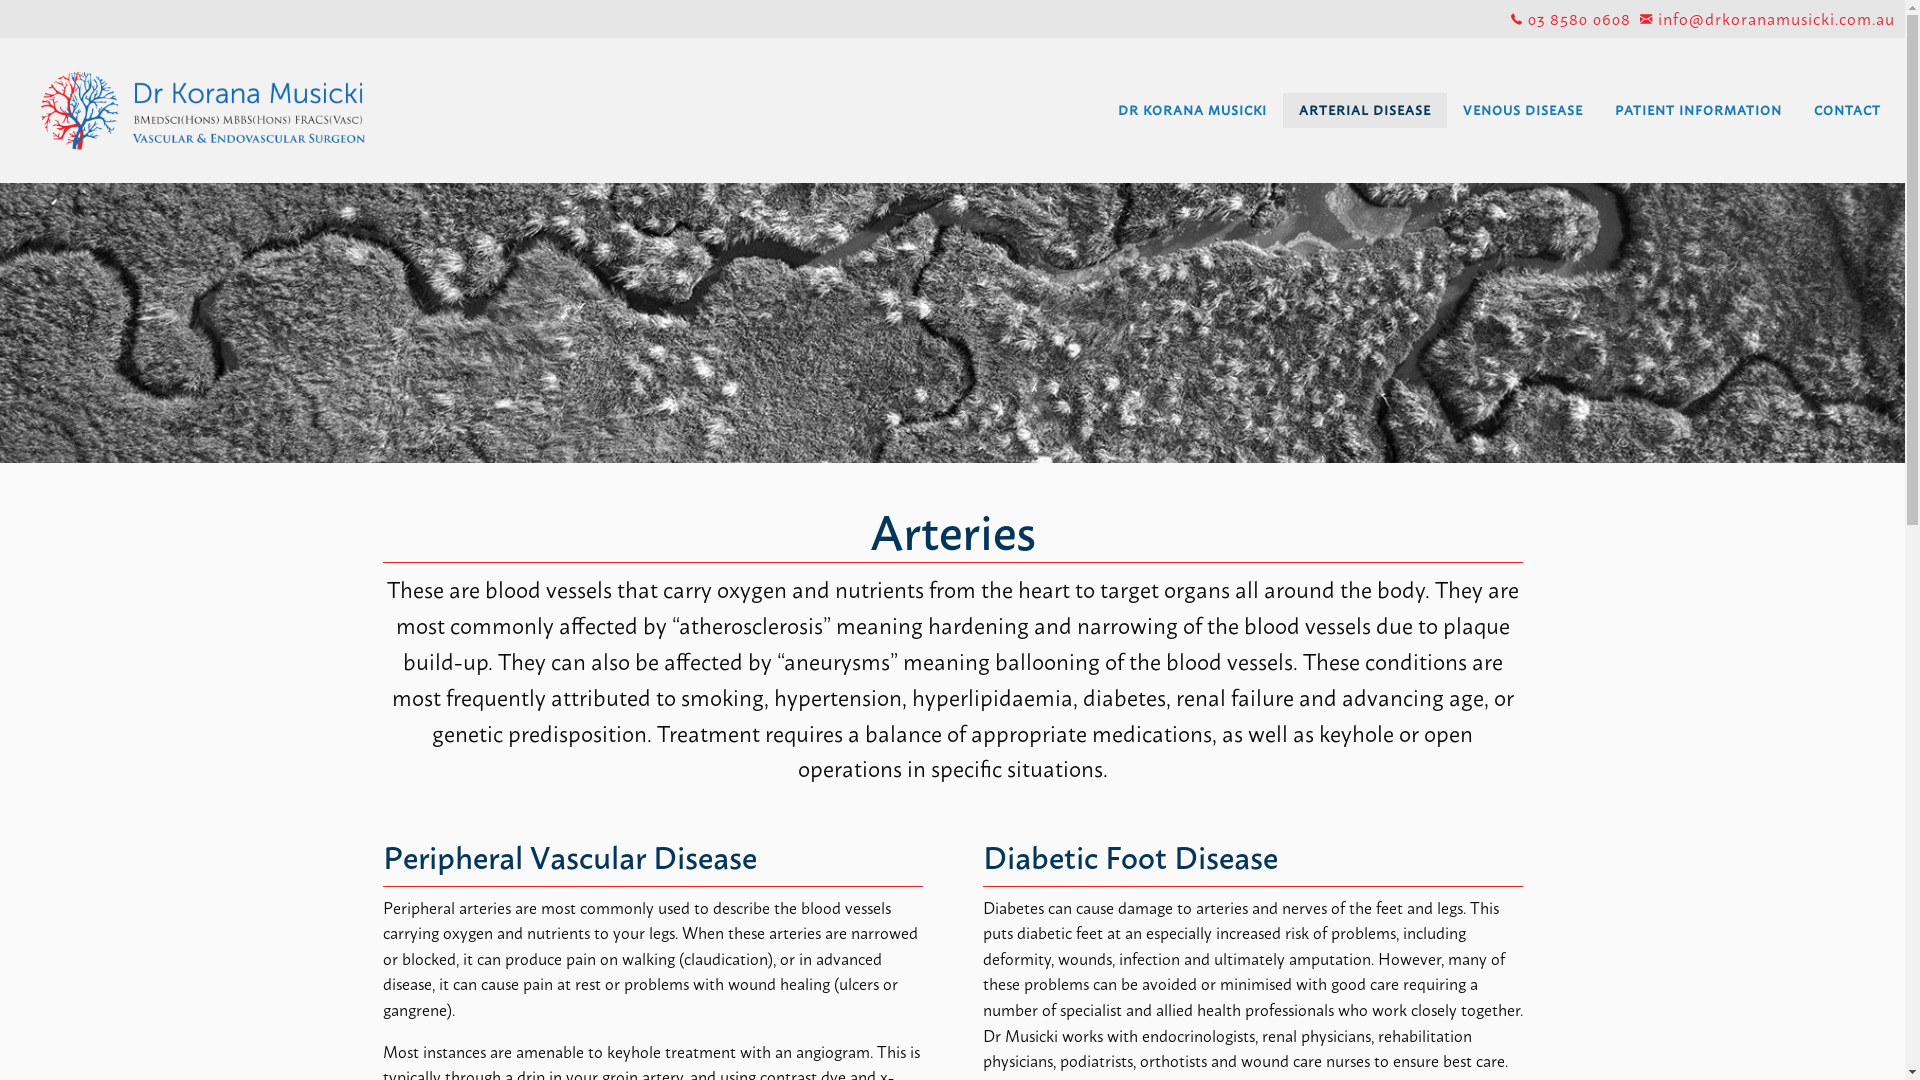  What do you see at coordinates (1192, 110) in the screenshot?
I see `'DR KORANA MUSICKI'` at bounding box center [1192, 110].